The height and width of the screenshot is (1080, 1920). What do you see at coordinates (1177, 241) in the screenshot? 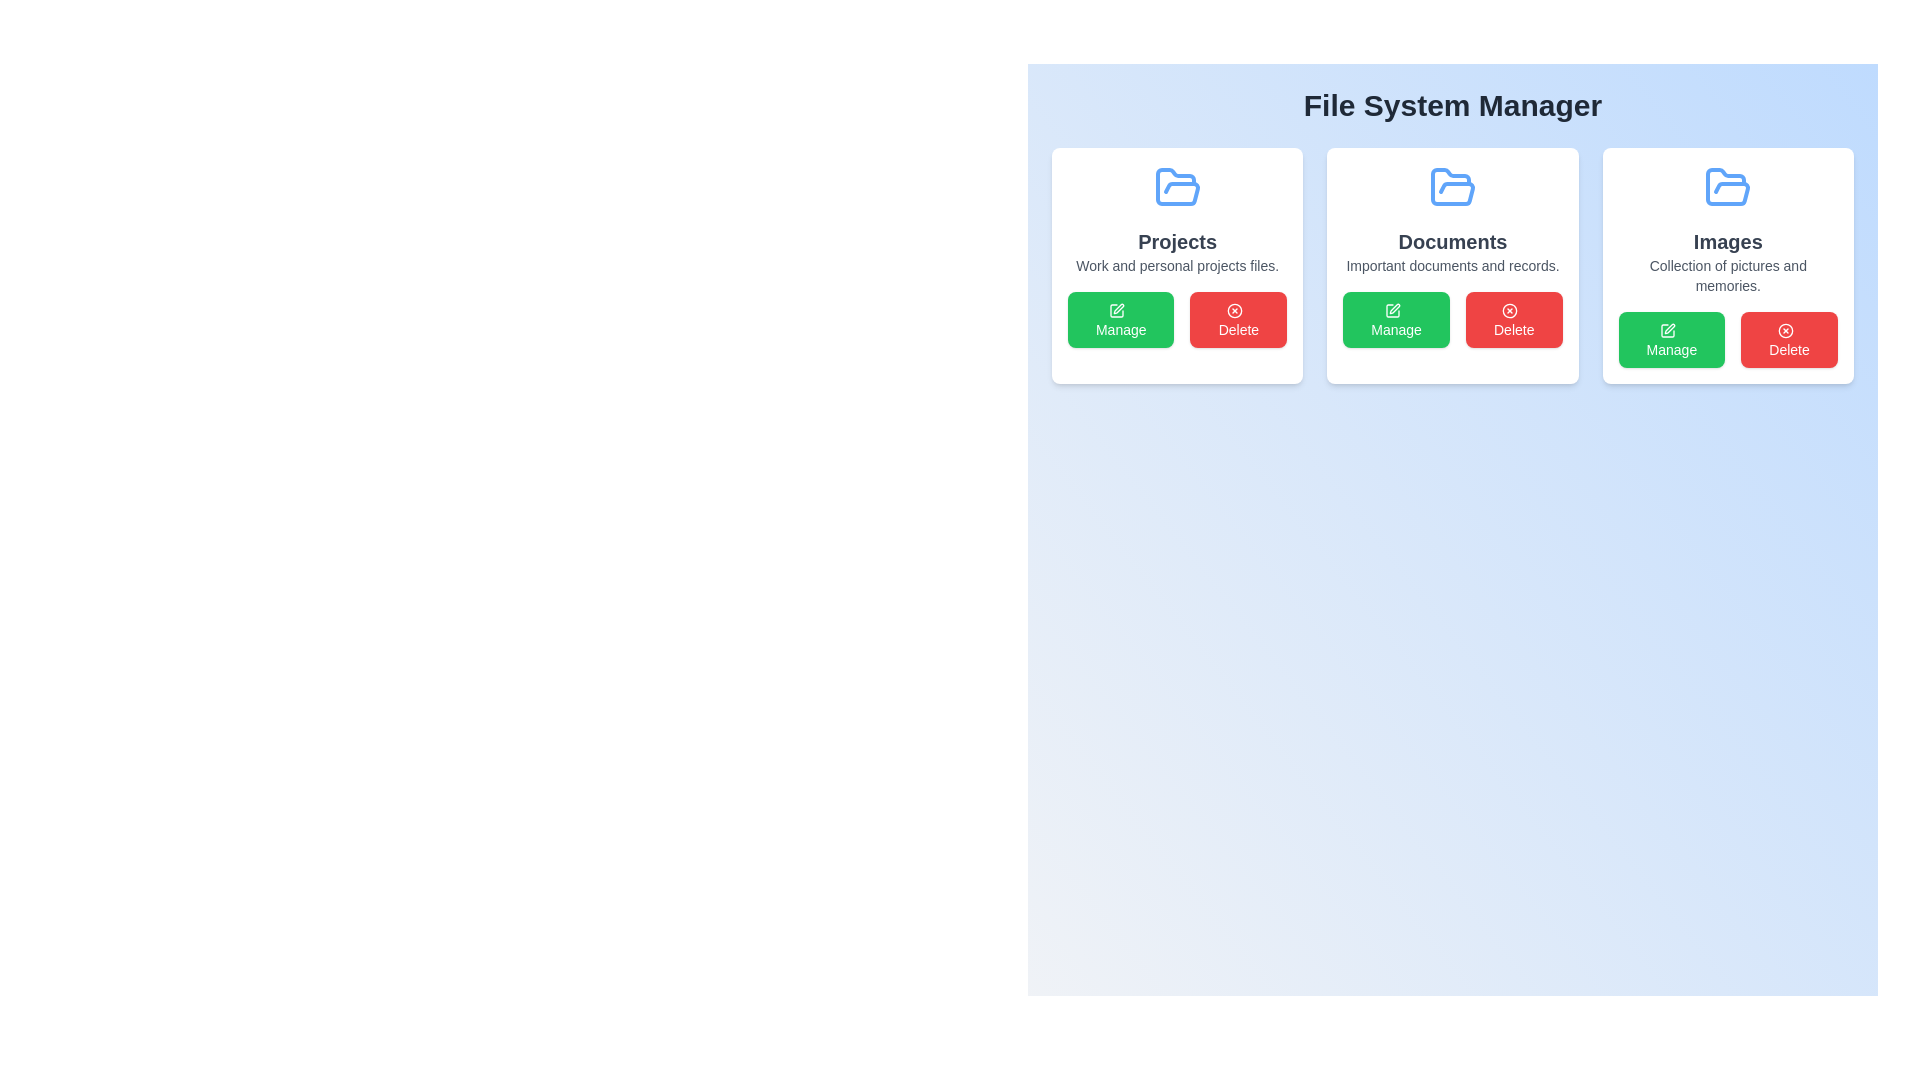
I see `the text label that displays the word 'Projects' in bold, dark-gray font, located centrally within a white card interface, and positioned below an open folder icon` at bounding box center [1177, 241].